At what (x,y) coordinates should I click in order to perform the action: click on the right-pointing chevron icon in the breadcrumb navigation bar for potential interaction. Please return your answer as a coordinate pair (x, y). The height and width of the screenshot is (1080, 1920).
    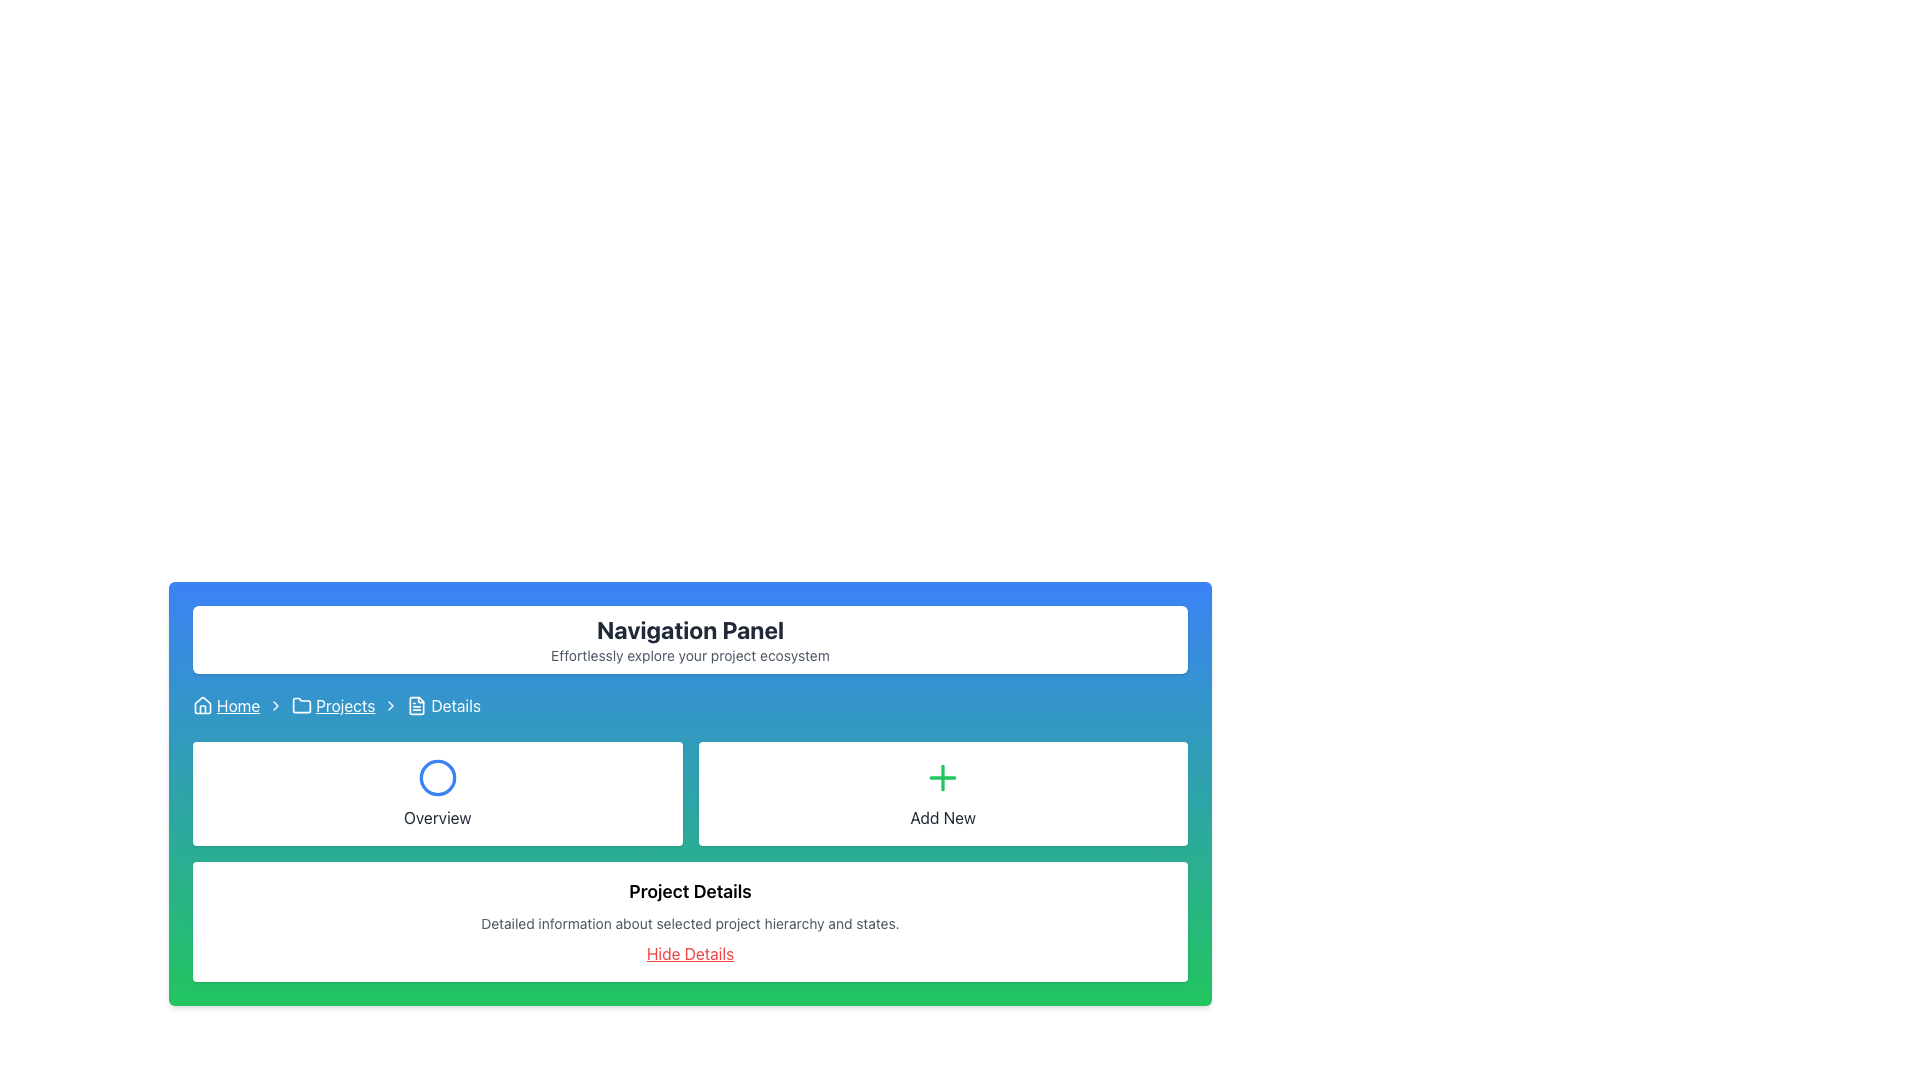
    Looking at the image, I should click on (391, 704).